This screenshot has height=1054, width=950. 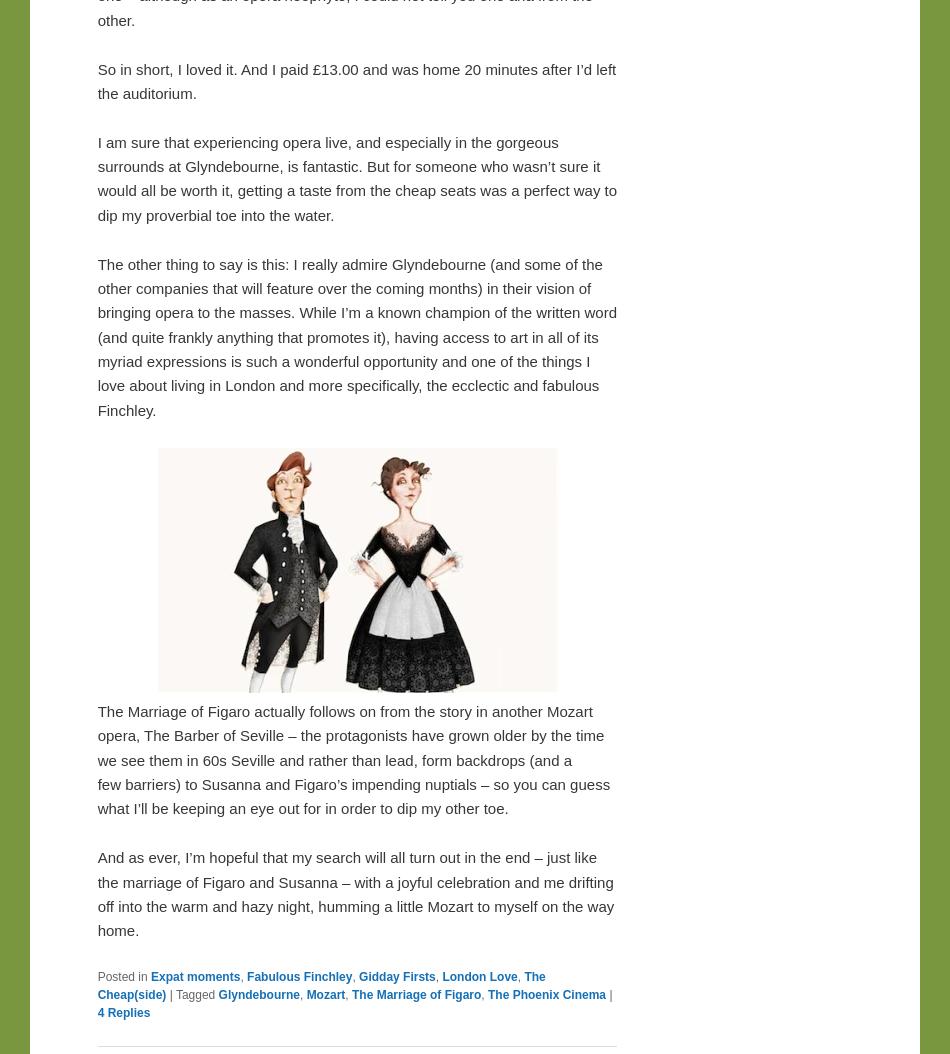 I want to click on 'The Marriage of Figaro', so click(x=415, y=994).